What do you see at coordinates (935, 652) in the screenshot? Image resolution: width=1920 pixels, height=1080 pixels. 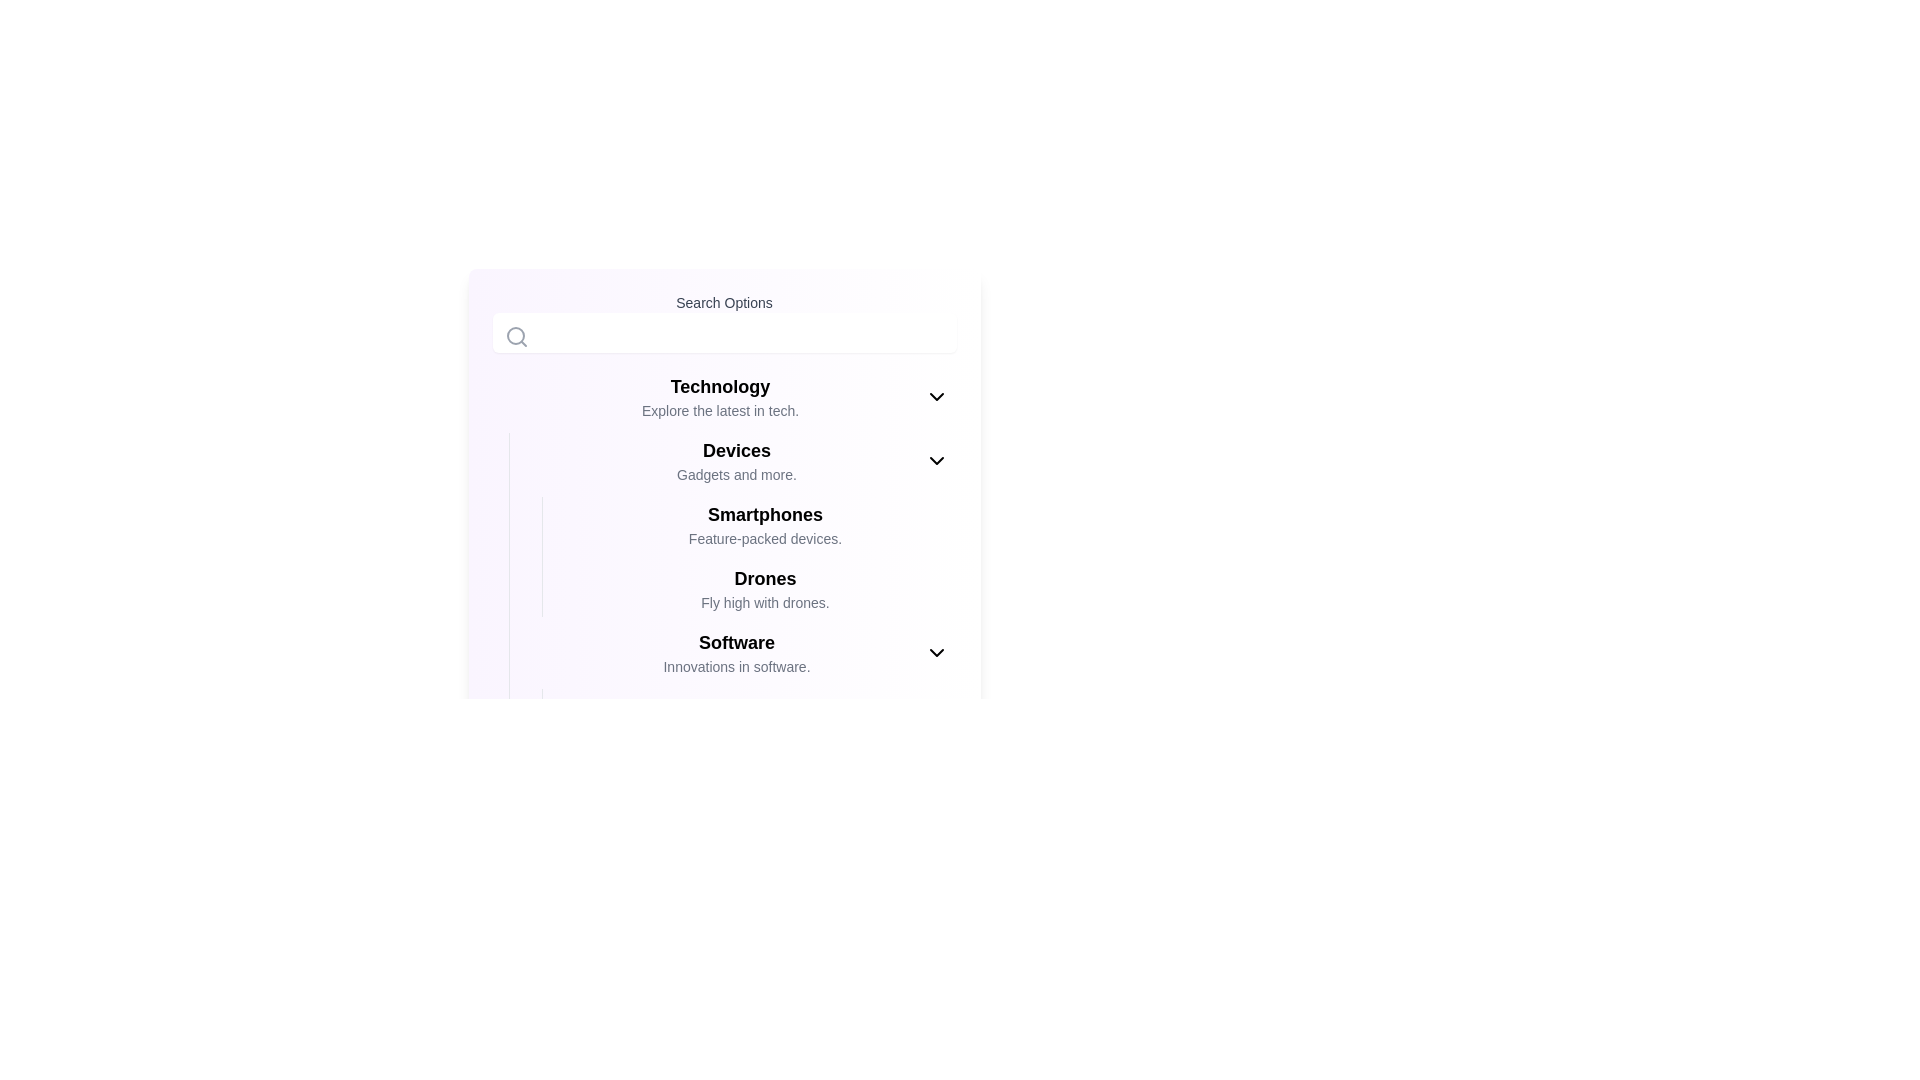 I see `the downward-facing chevron icon on the right end of the 'Software Innovations in software.' row` at bounding box center [935, 652].